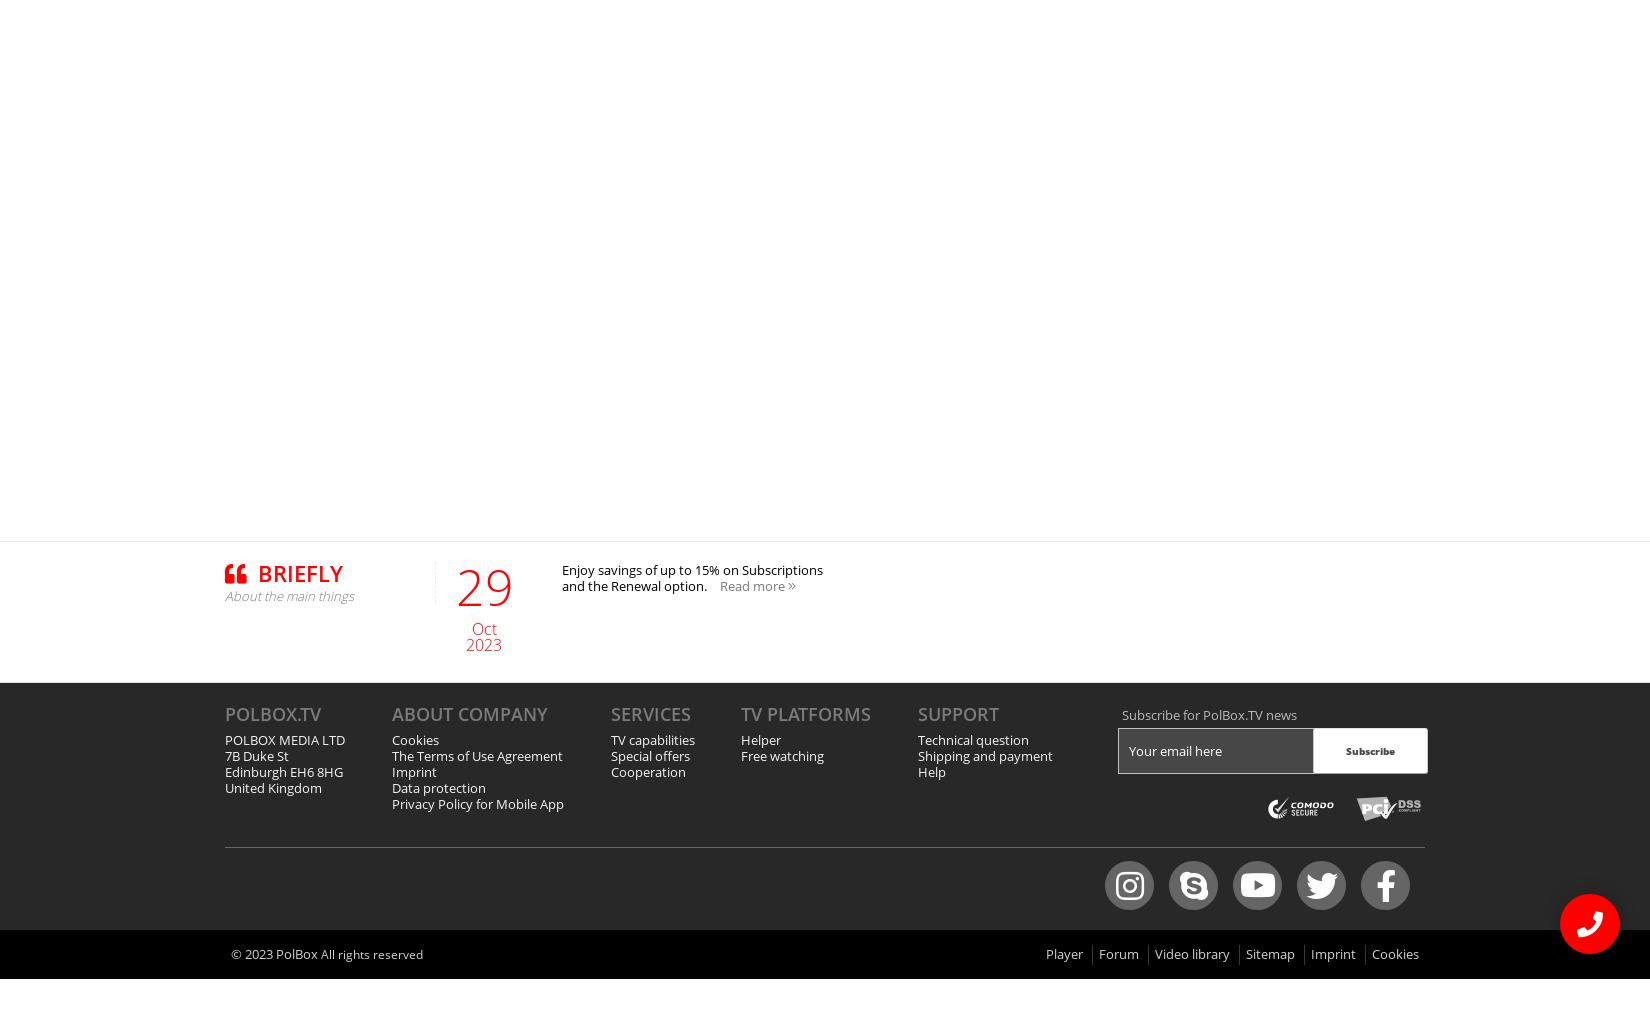 Image resolution: width=1650 pixels, height=1021 pixels. Describe the element at coordinates (476, 803) in the screenshot. I see `'Privacy Policy for Mobile App'` at that location.